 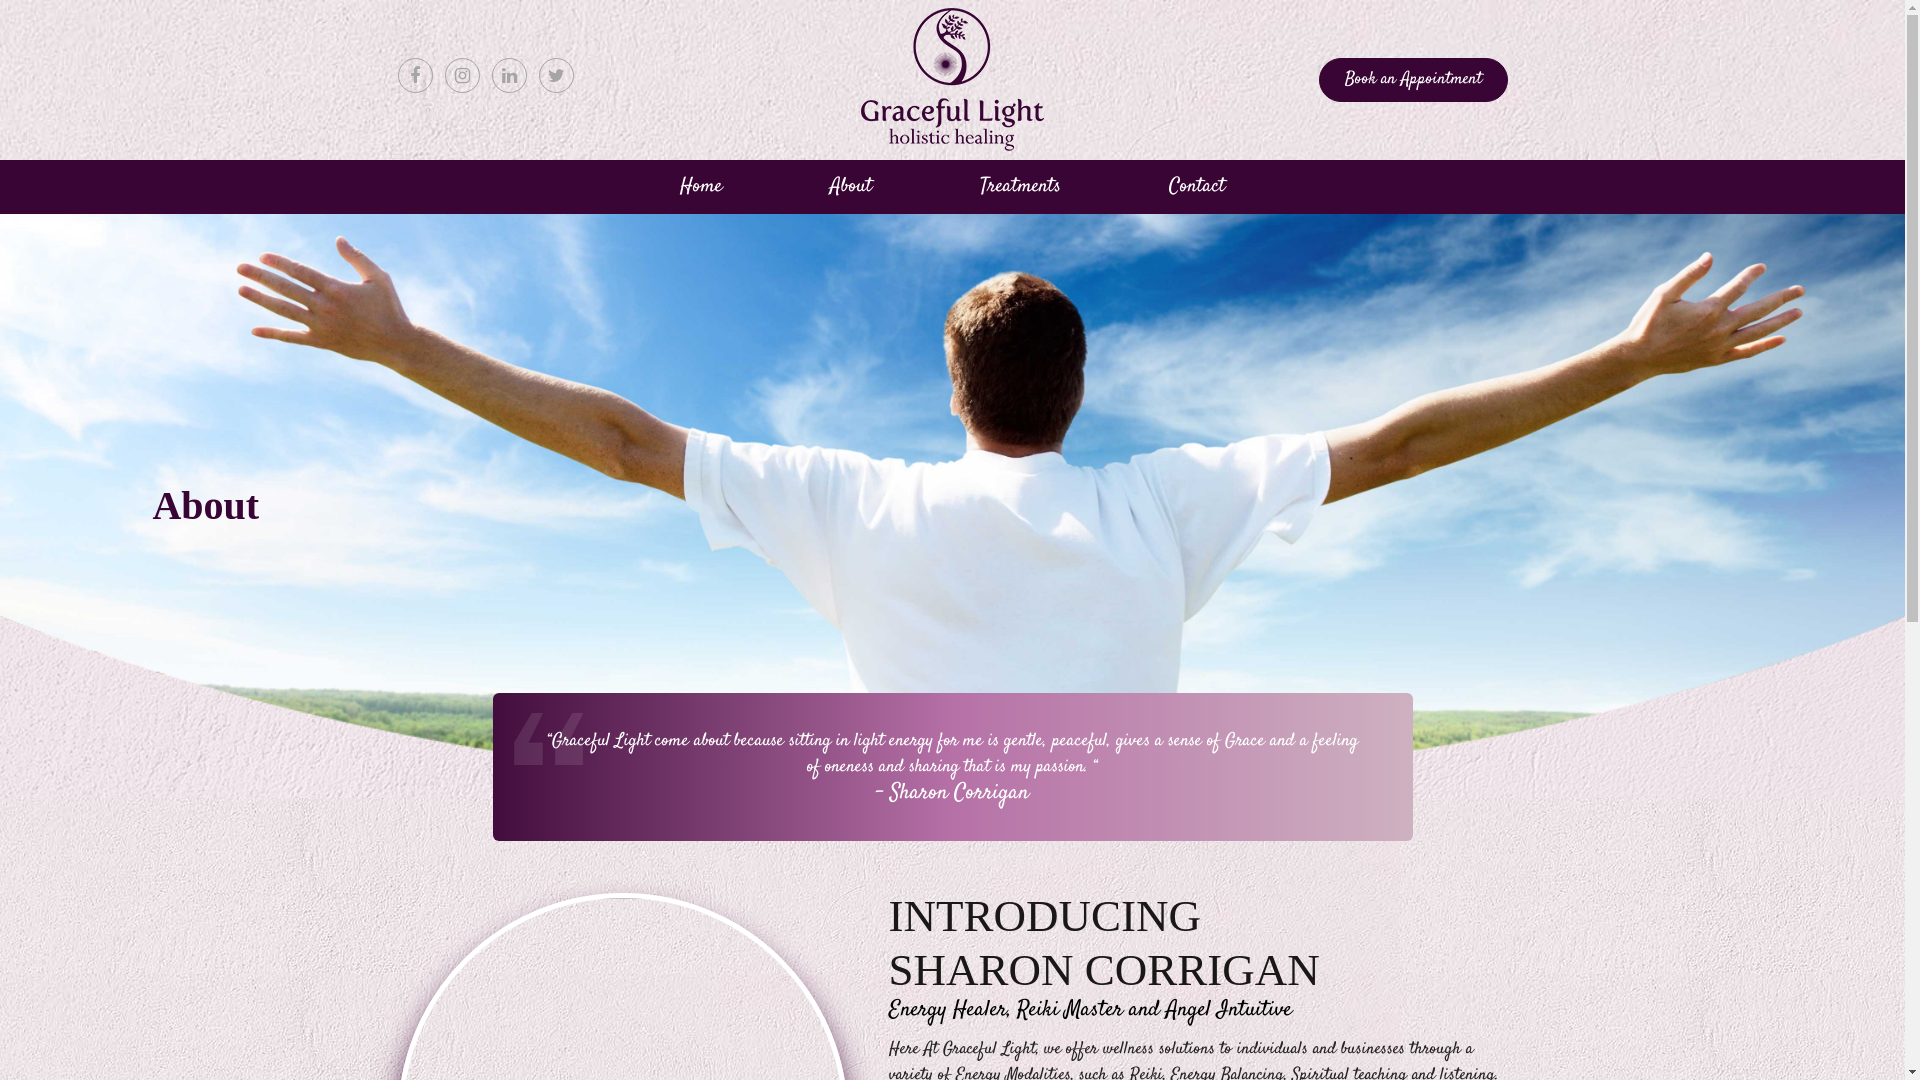 I want to click on 'Book an Appointment', so click(x=1411, y=79).